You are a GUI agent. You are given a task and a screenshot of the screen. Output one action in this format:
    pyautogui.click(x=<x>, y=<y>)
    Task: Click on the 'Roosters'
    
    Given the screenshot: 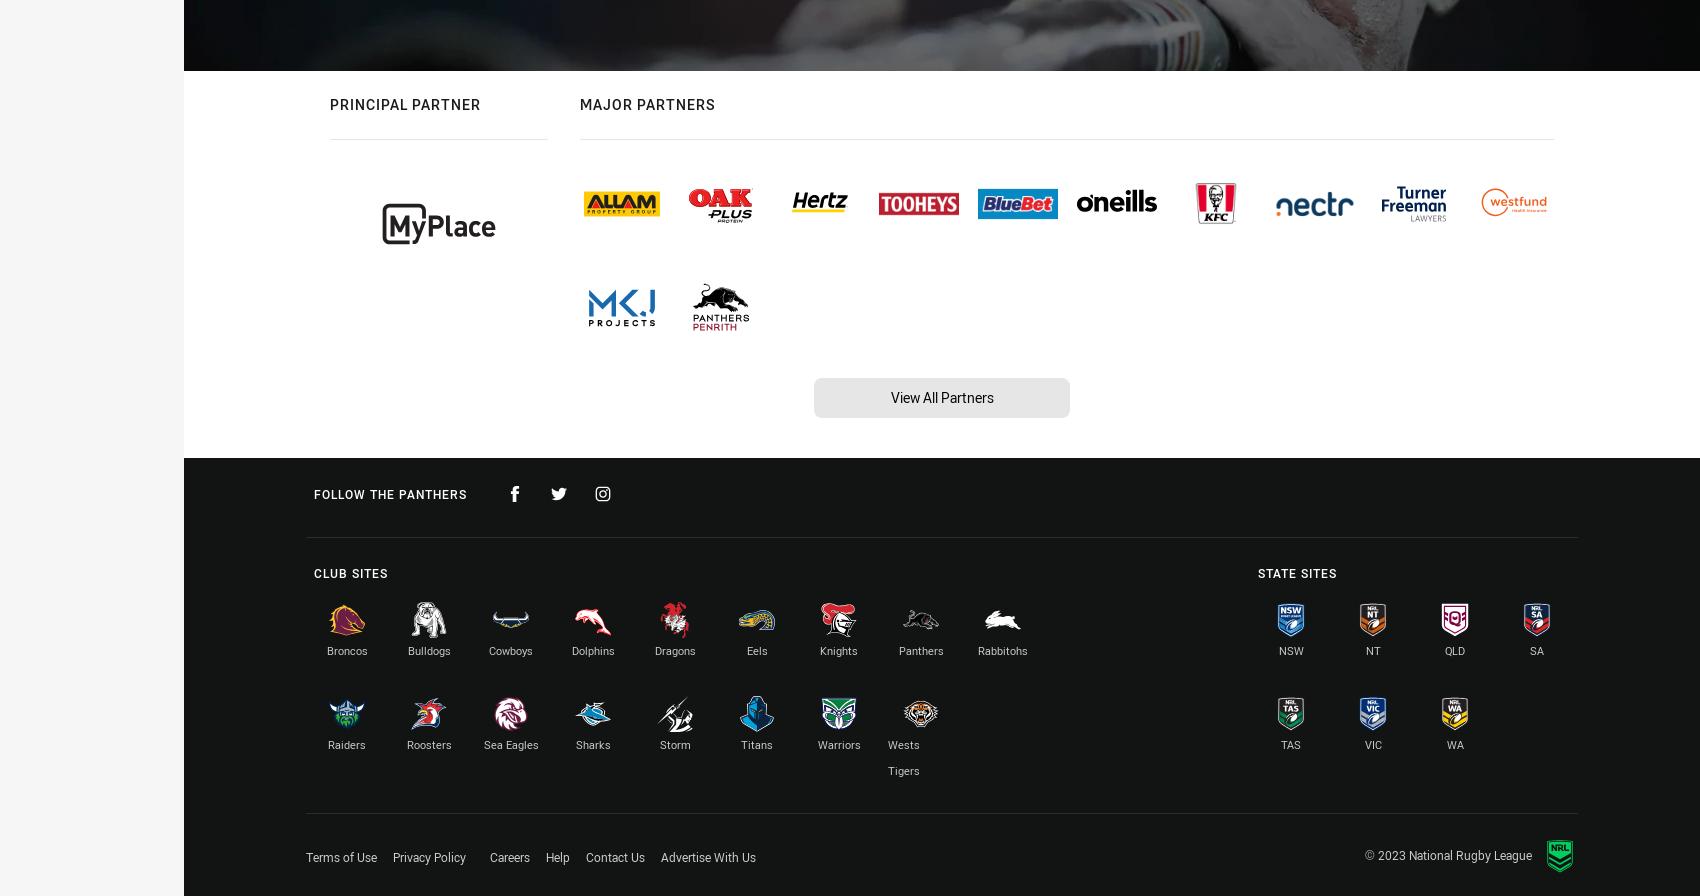 What is the action you would take?
    pyautogui.click(x=404, y=744)
    